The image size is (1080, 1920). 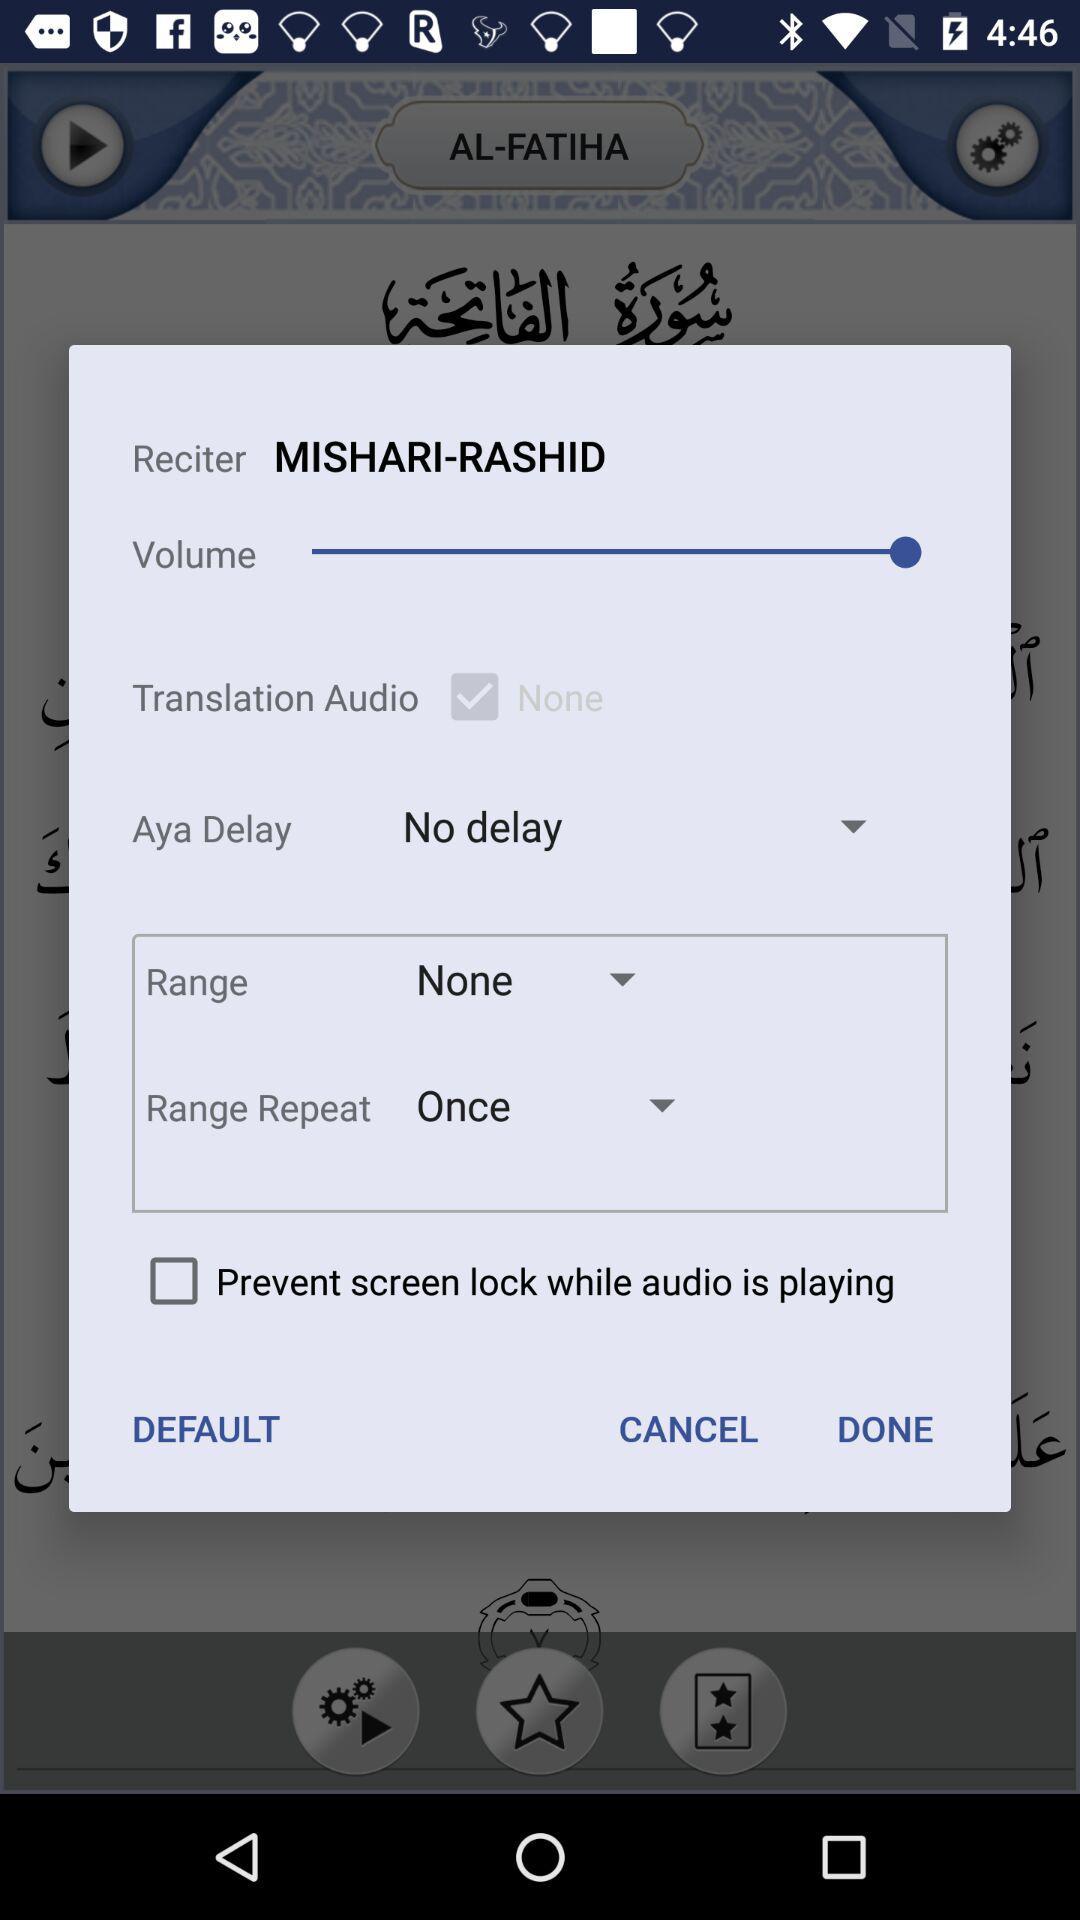 What do you see at coordinates (687, 1427) in the screenshot?
I see `item to the right of the default icon` at bounding box center [687, 1427].